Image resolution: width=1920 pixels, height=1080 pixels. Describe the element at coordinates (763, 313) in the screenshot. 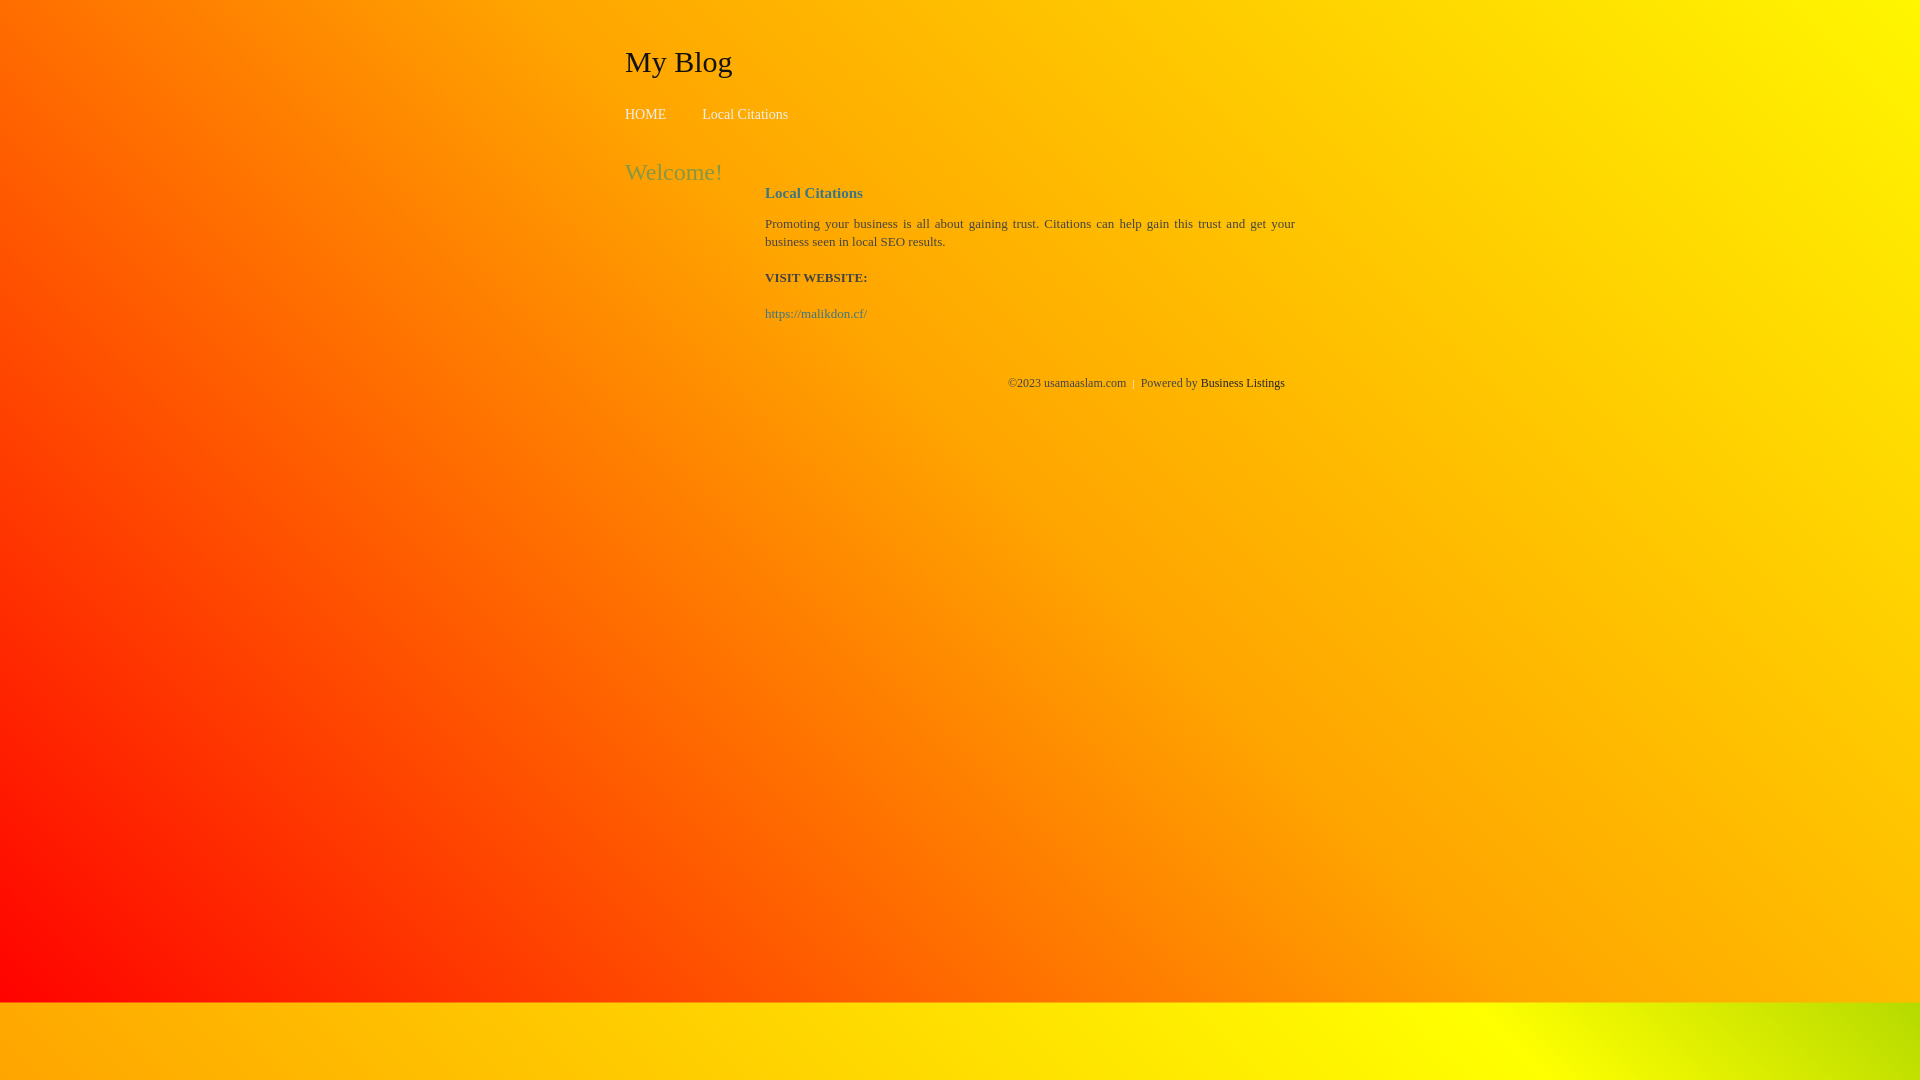

I see `'https://malikdon.cf/'` at that location.